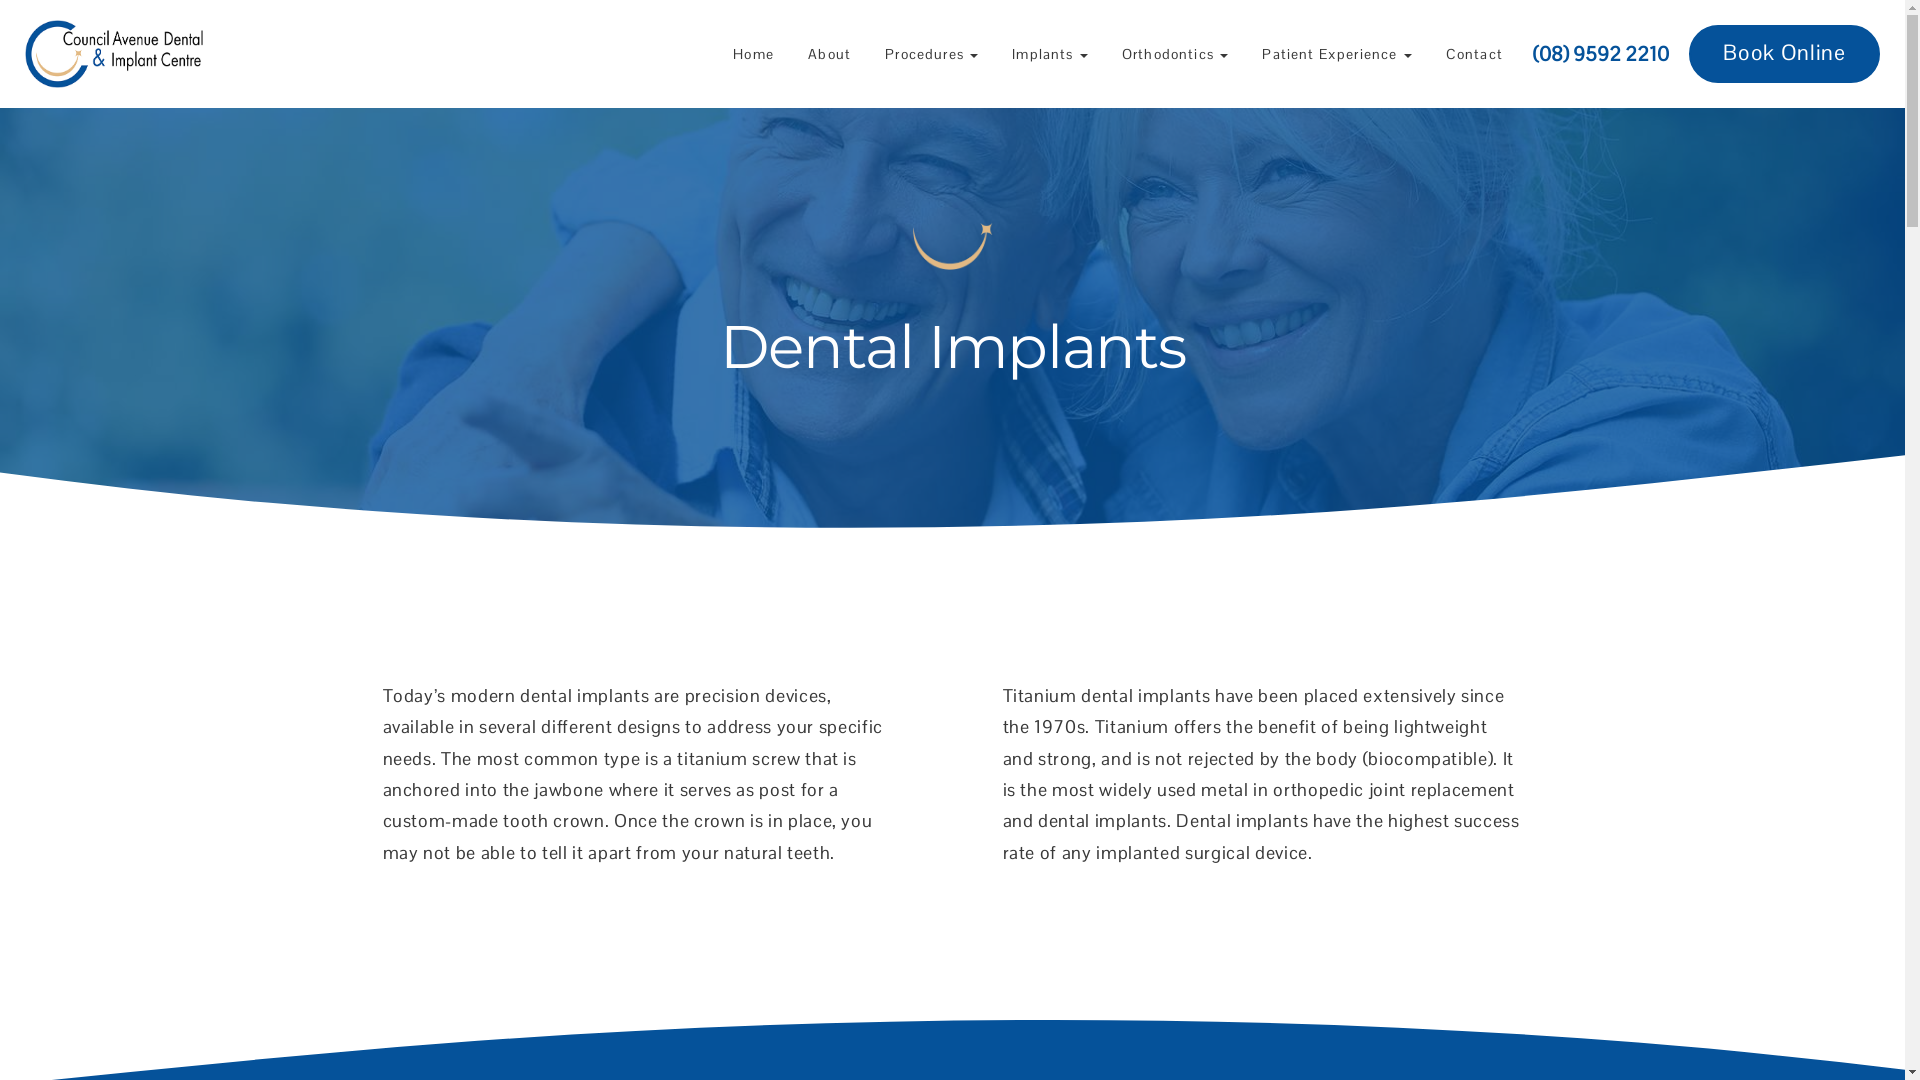 Image resolution: width=1920 pixels, height=1080 pixels. I want to click on 'About', so click(829, 53).